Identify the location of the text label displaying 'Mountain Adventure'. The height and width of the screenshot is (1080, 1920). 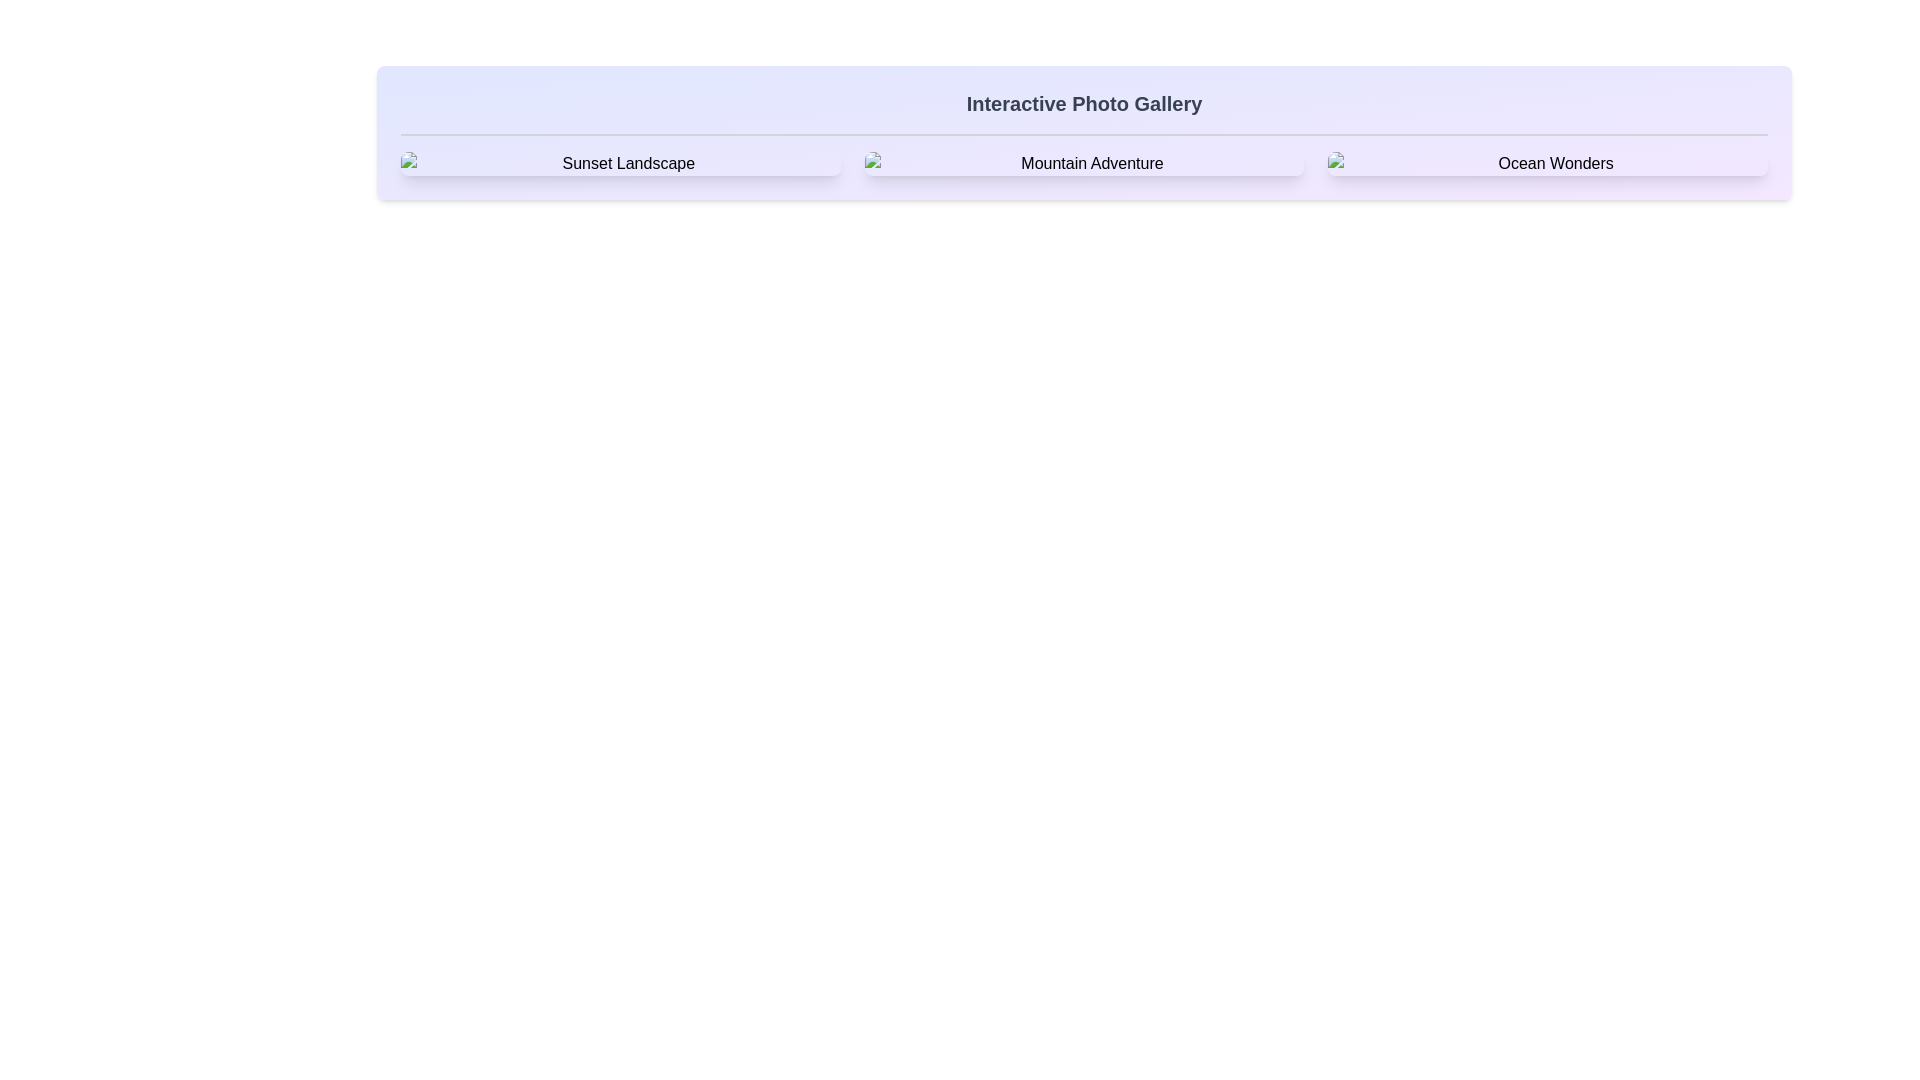
(1083, 163).